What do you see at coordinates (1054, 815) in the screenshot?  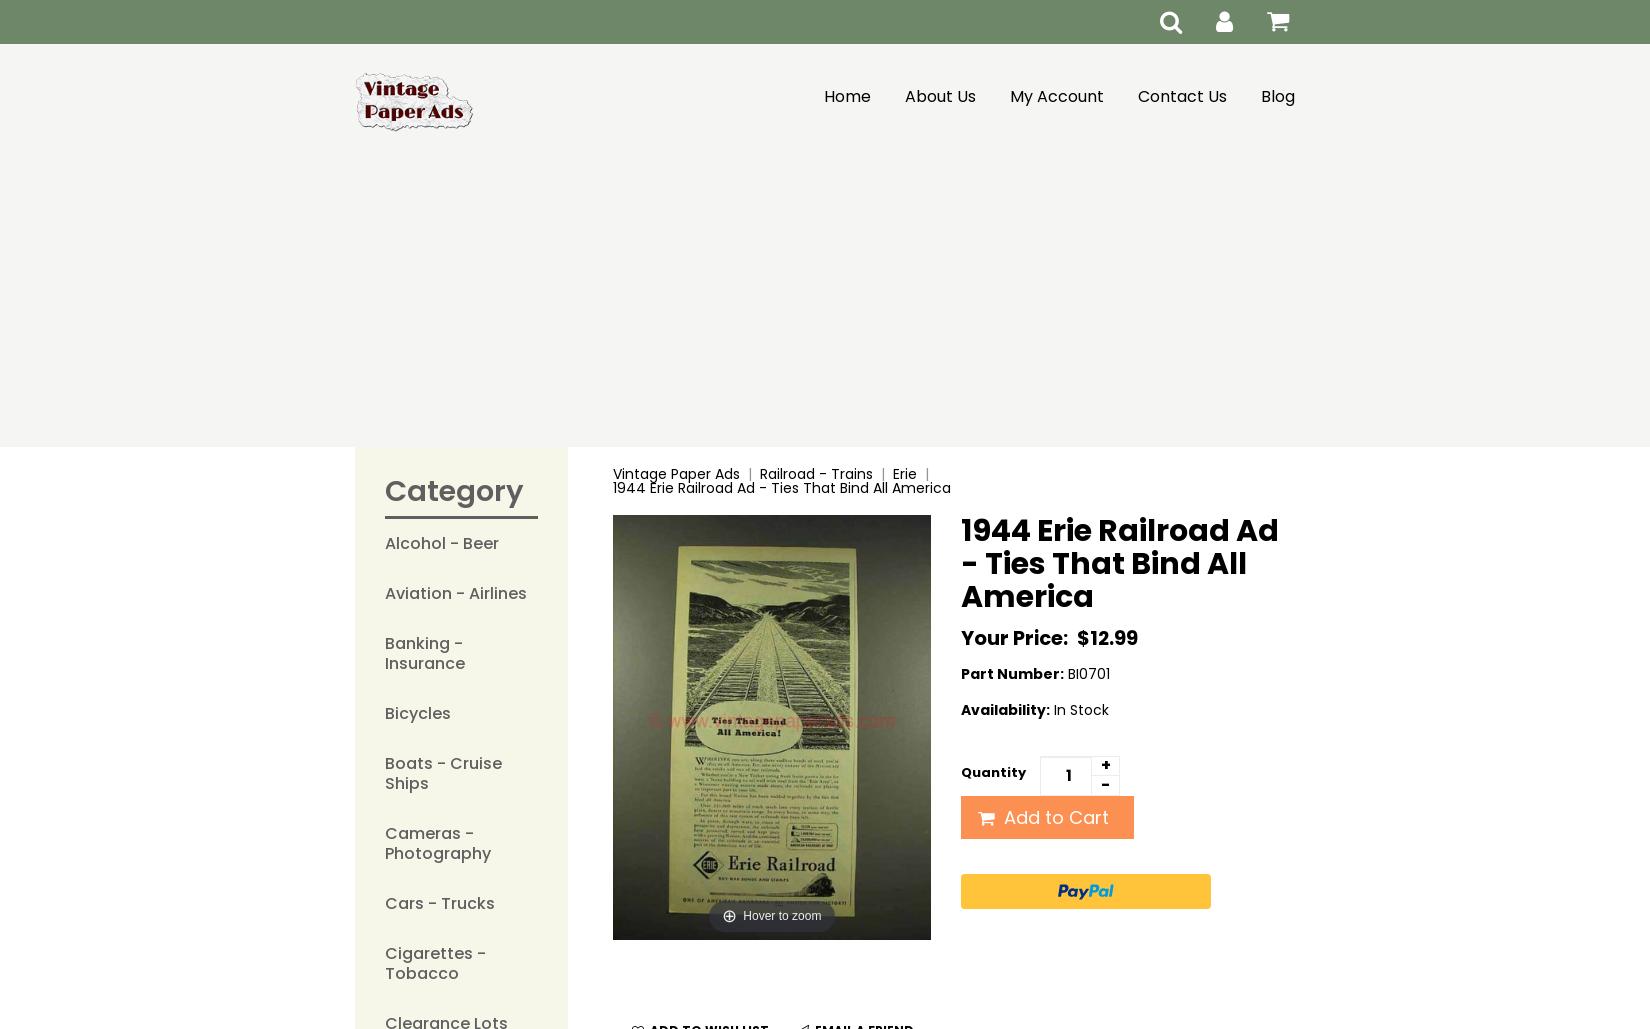 I see `'Add to Cart'` at bounding box center [1054, 815].